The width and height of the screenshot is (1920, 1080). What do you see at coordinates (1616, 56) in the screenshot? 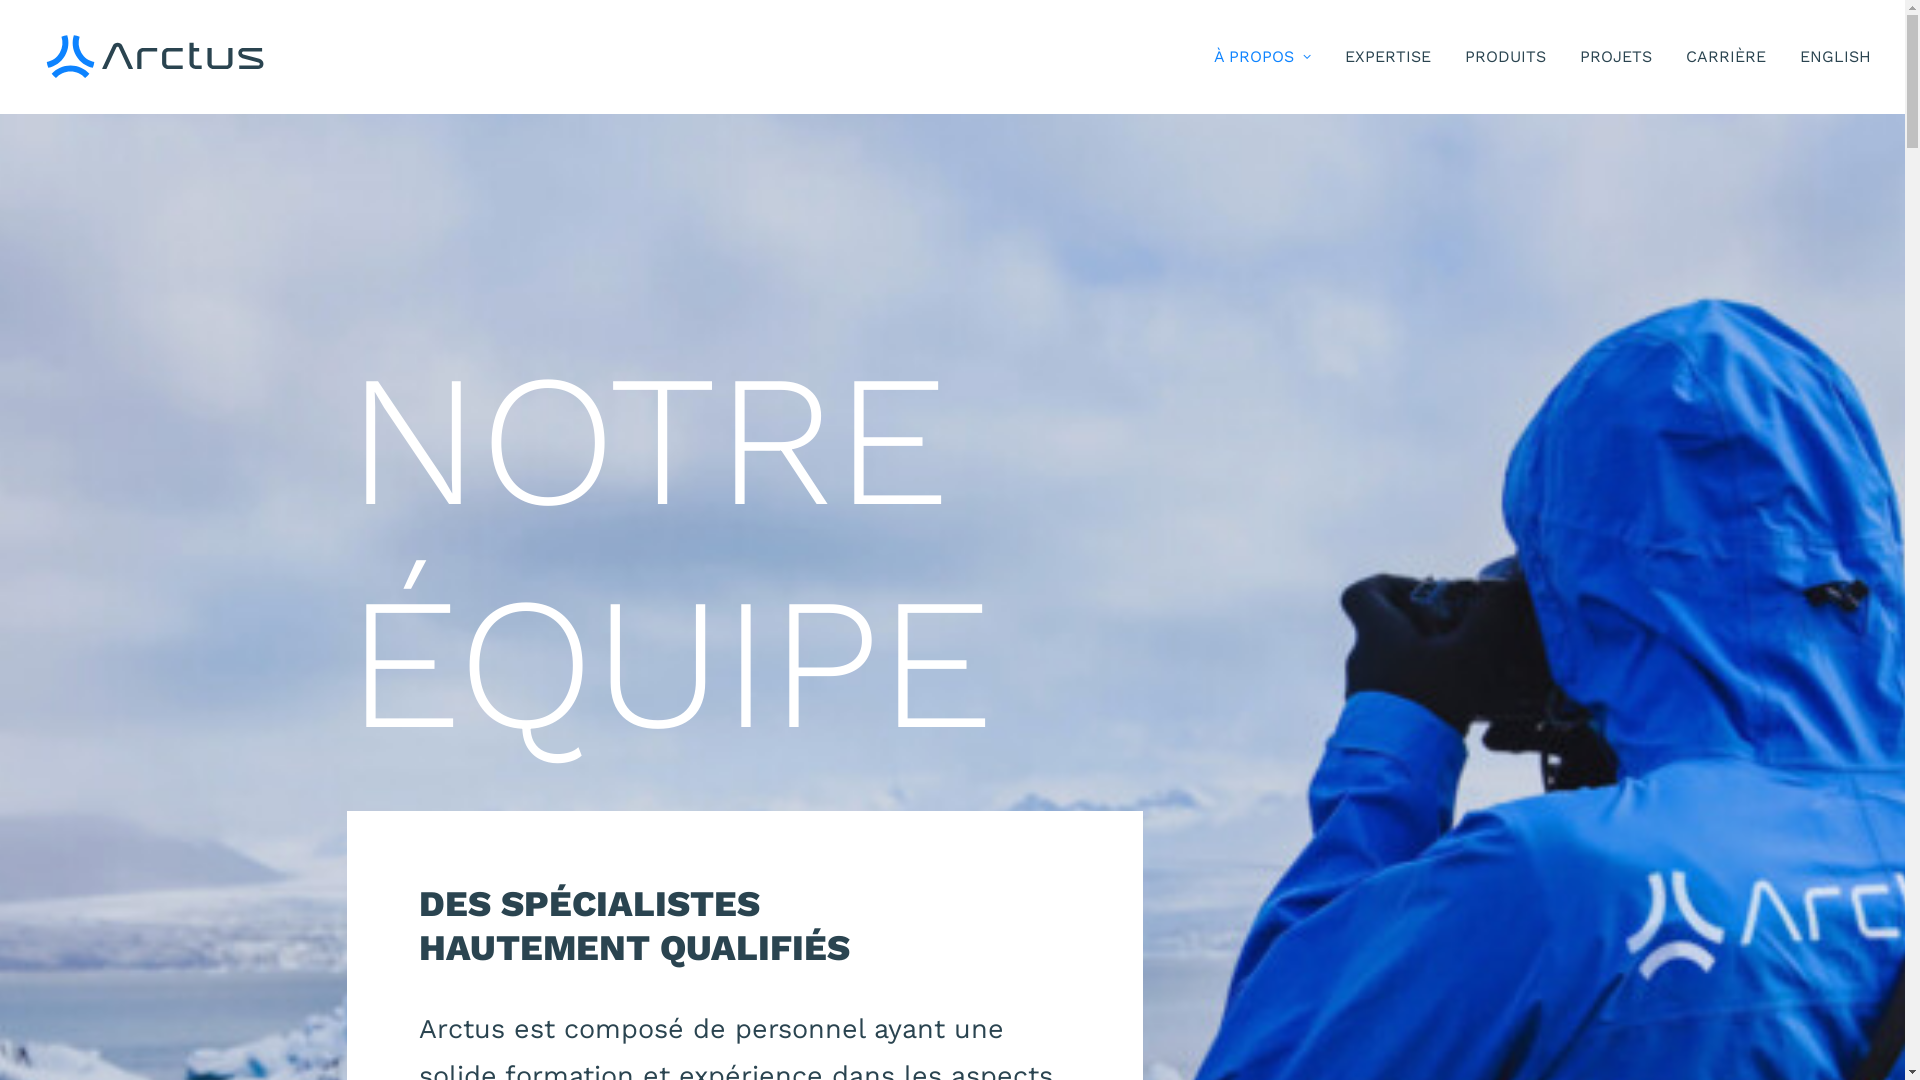
I see `'PROJETS'` at bounding box center [1616, 56].